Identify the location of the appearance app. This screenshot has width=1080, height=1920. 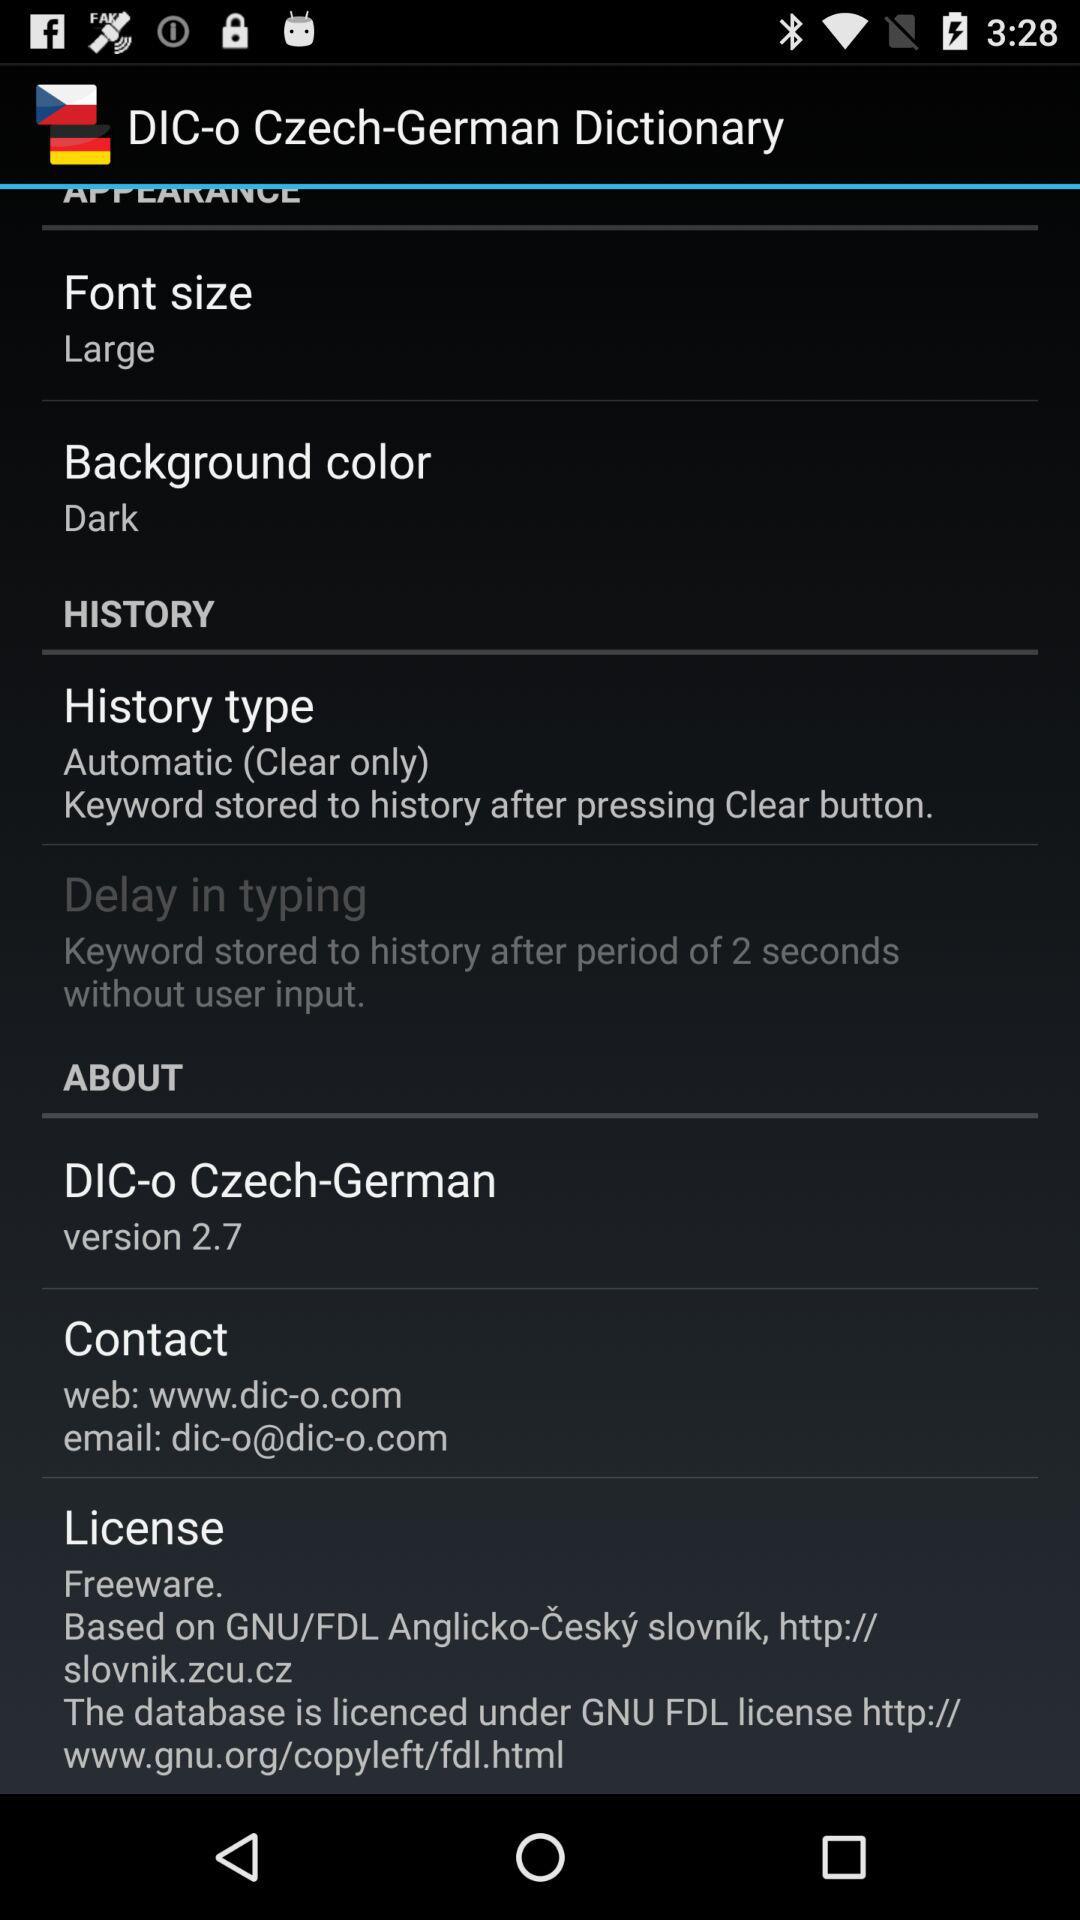
(540, 209).